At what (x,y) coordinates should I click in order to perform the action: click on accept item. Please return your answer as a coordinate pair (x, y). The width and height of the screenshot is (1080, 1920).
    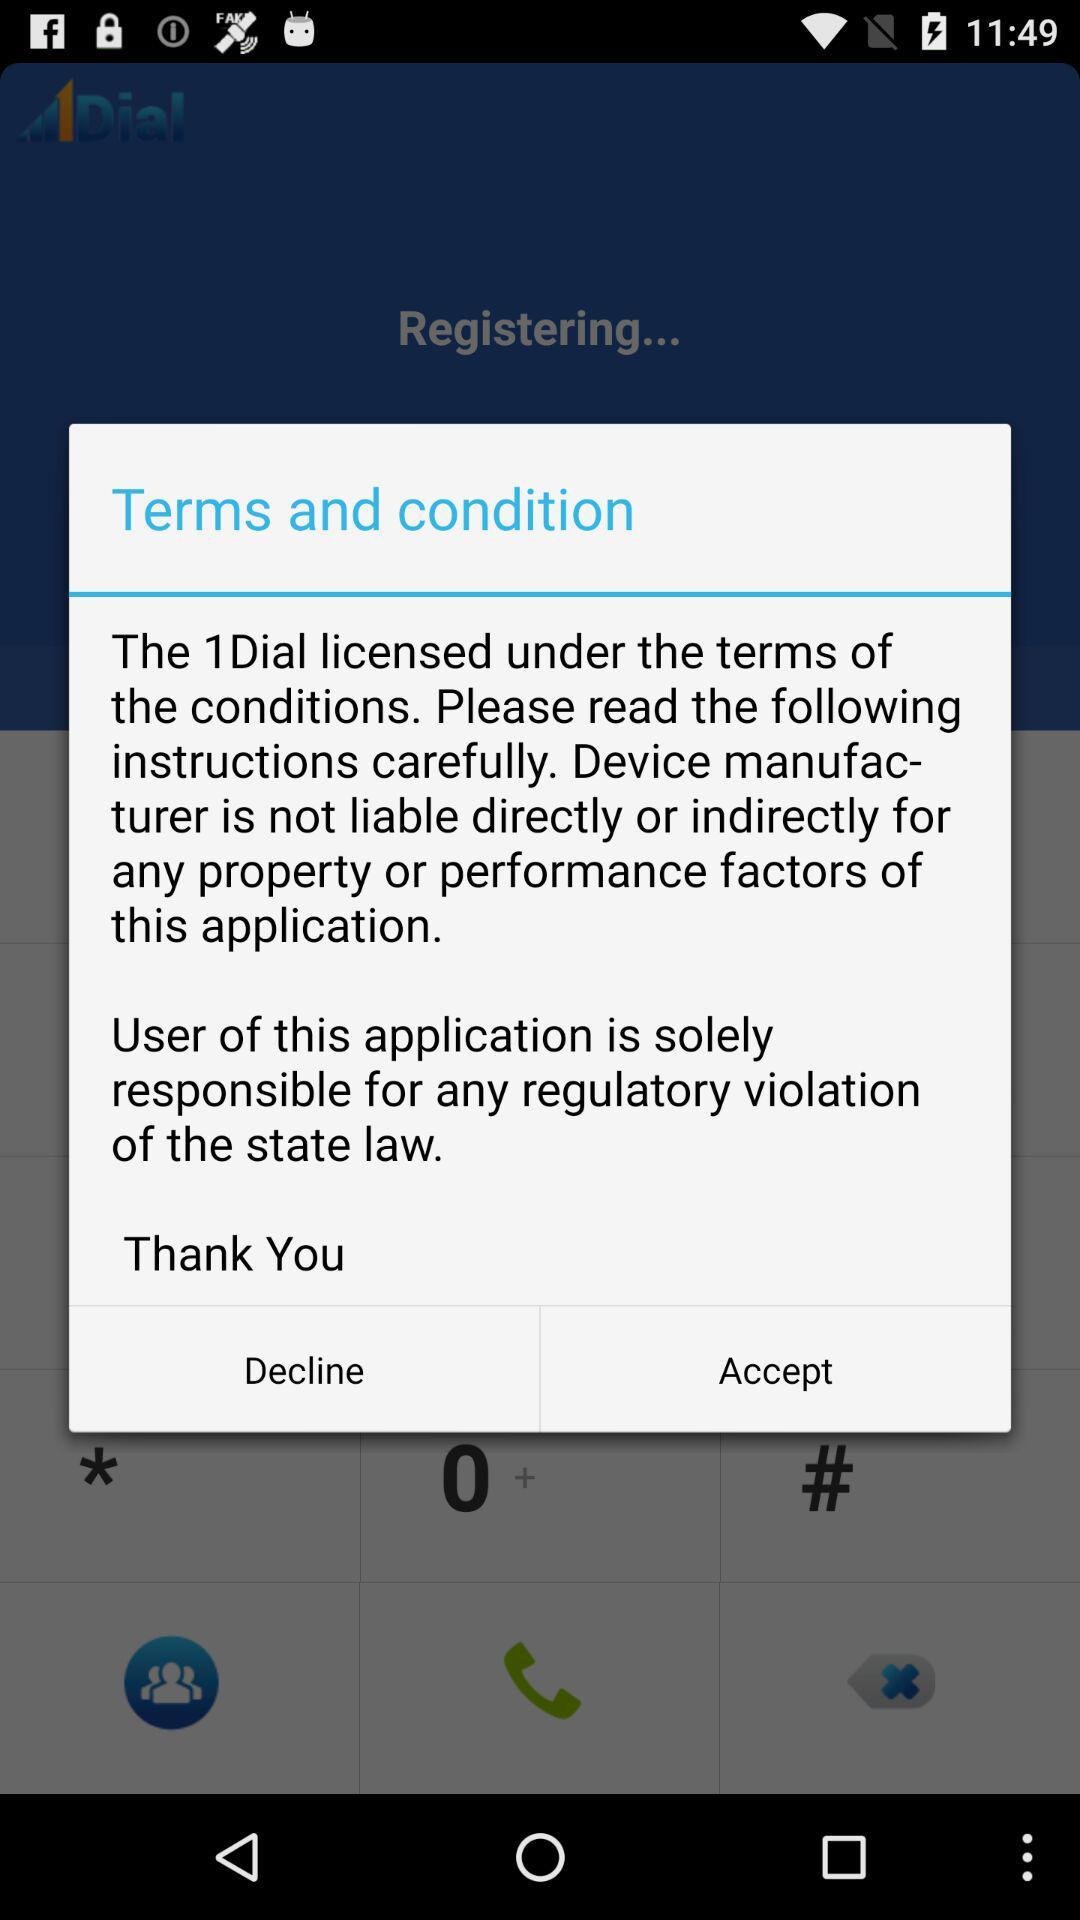
    Looking at the image, I should click on (774, 1368).